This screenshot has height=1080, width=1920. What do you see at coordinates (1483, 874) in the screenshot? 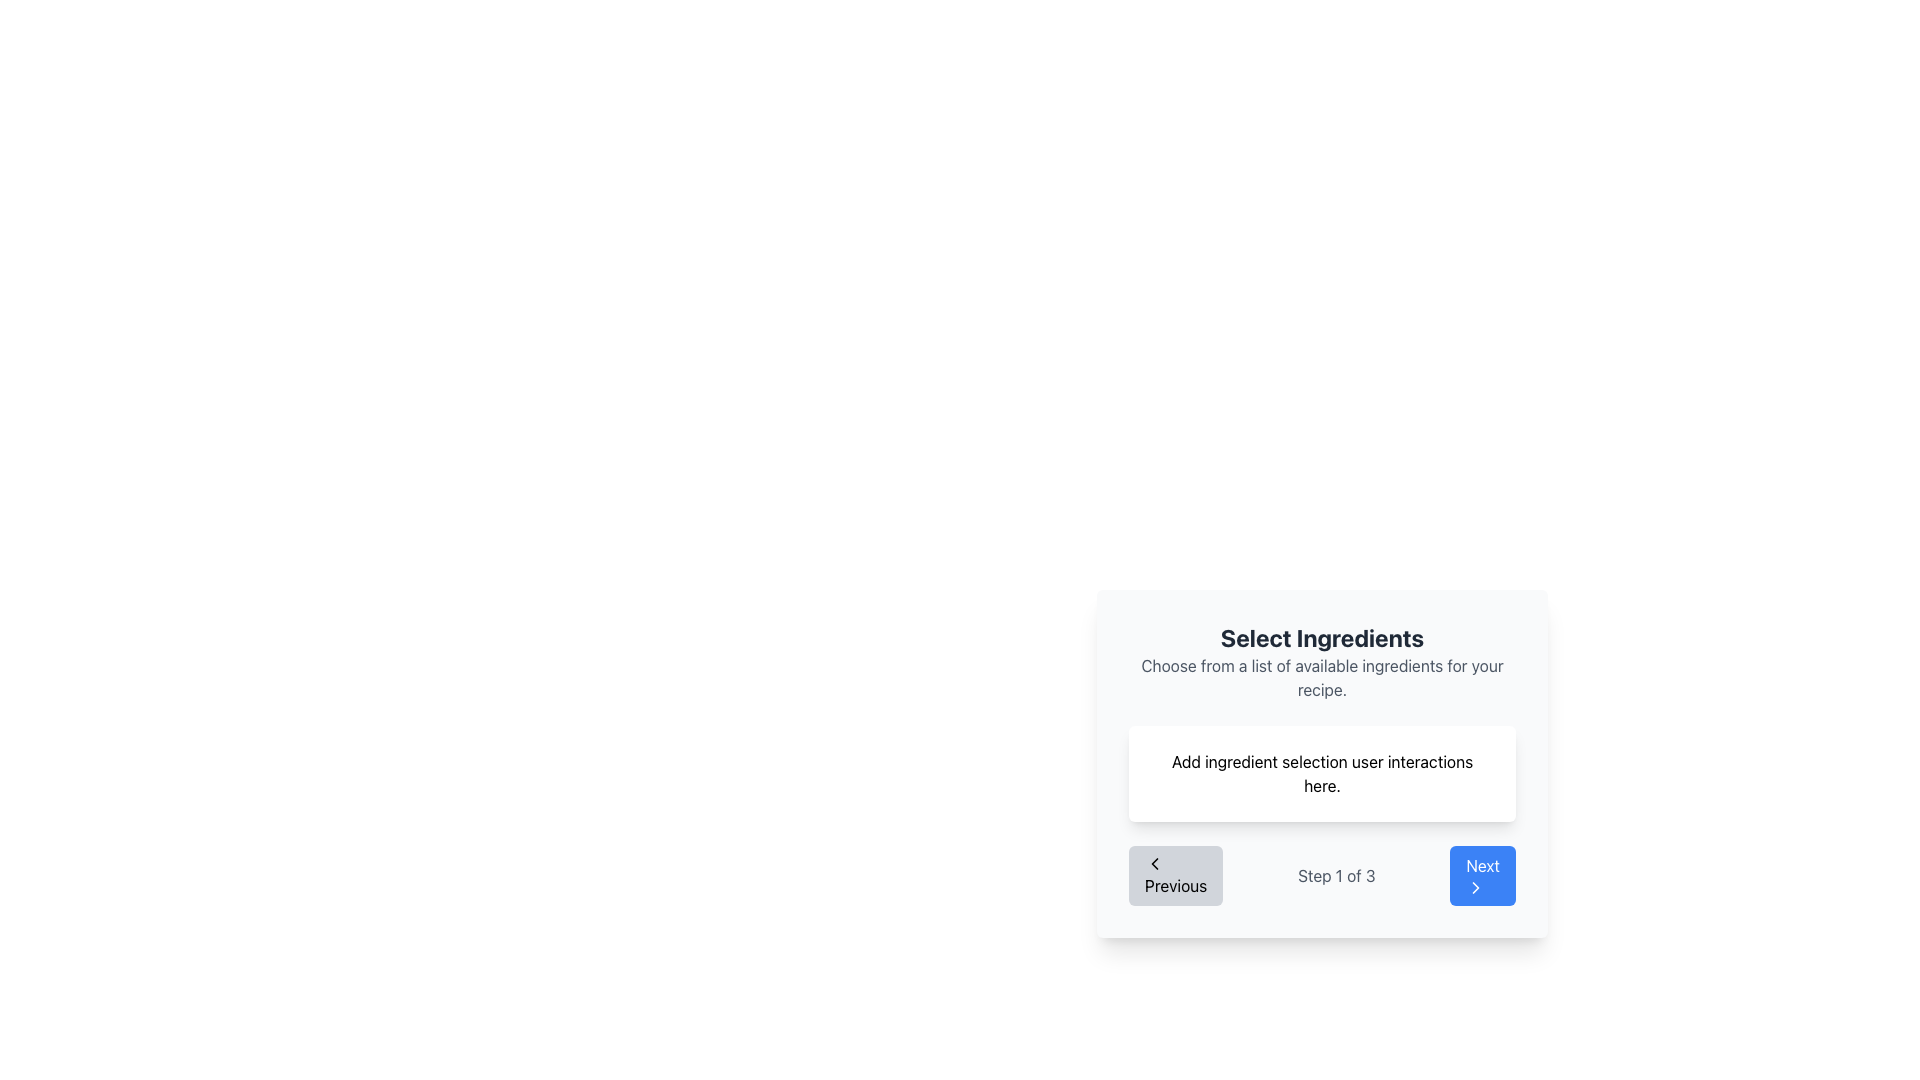
I see `the 'Next' button, which is a blue rectangular button with rounded corners and labeled 'Next' with a right-pointing arrow, located at the far right of the navigation bar` at bounding box center [1483, 874].